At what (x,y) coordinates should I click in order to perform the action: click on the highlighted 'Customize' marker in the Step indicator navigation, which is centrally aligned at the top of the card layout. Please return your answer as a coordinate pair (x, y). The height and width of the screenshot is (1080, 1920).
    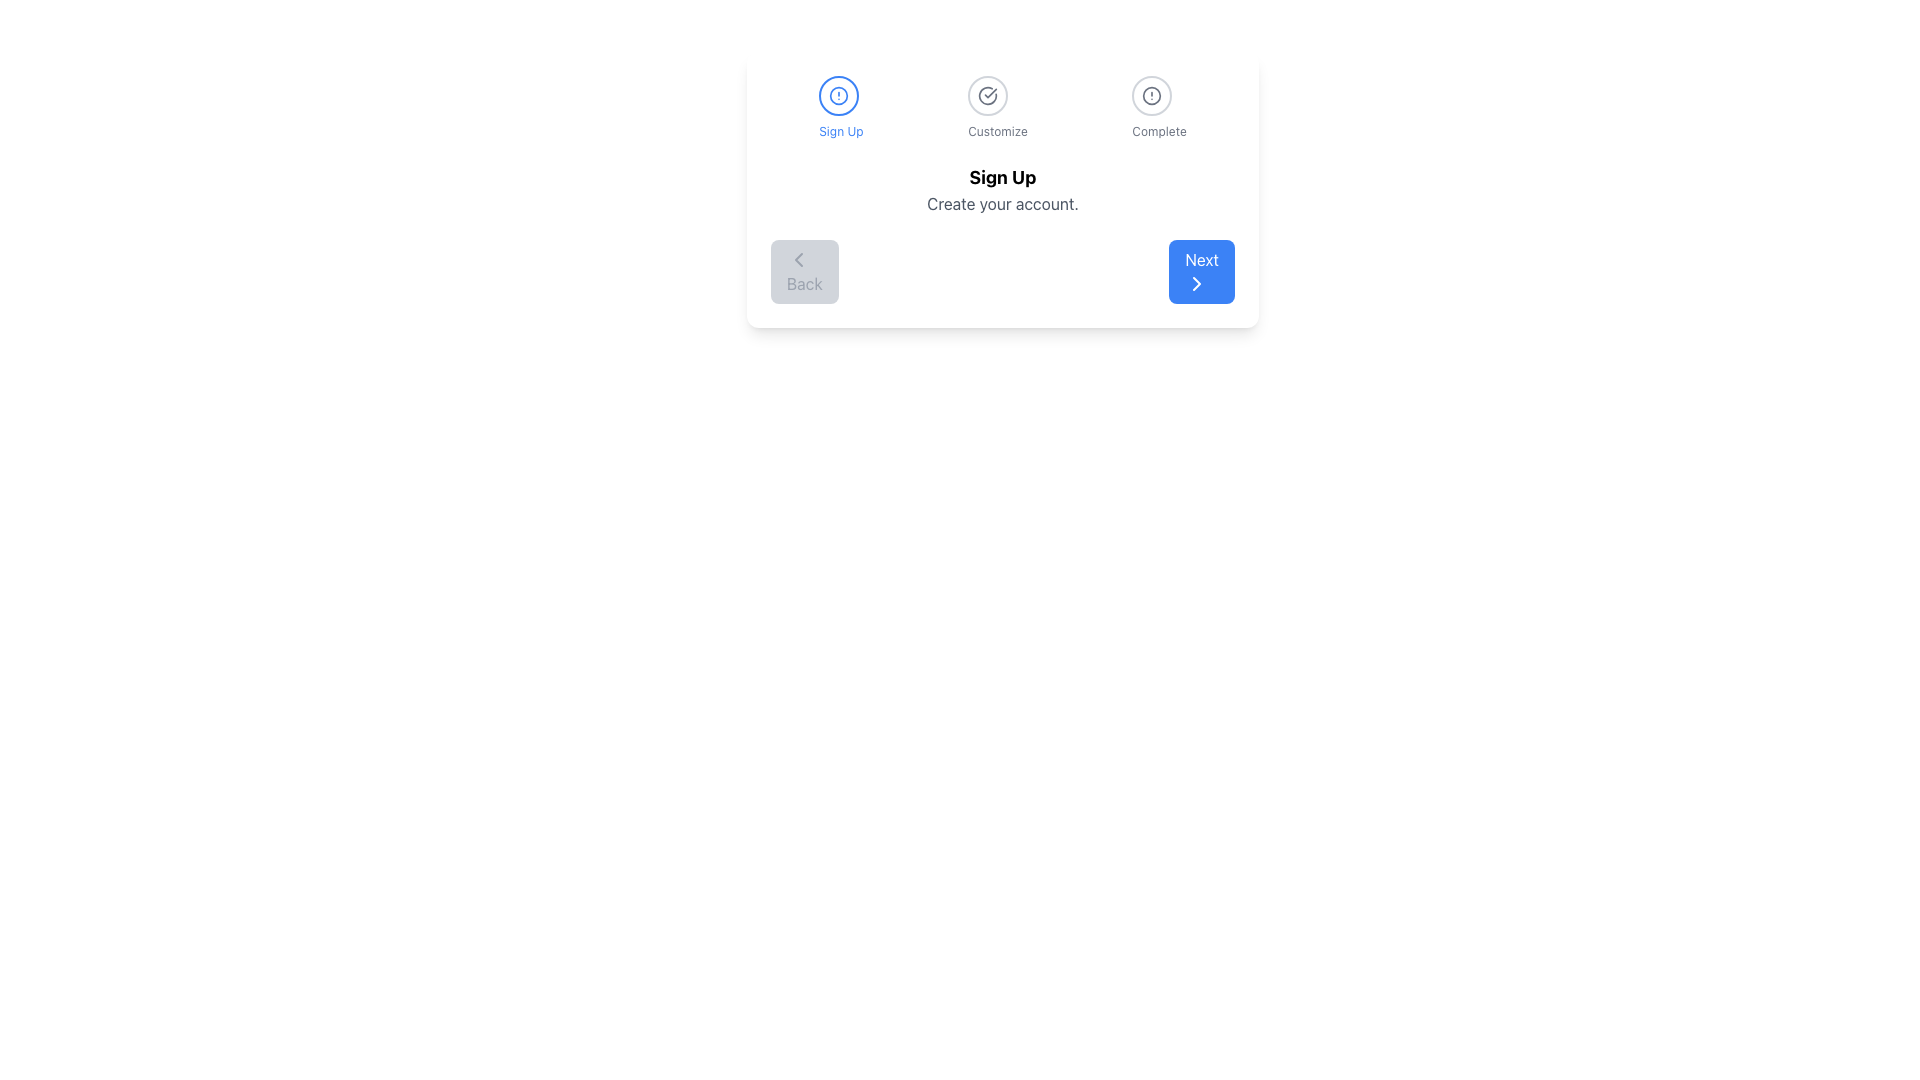
    Looking at the image, I should click on (1003, 108).